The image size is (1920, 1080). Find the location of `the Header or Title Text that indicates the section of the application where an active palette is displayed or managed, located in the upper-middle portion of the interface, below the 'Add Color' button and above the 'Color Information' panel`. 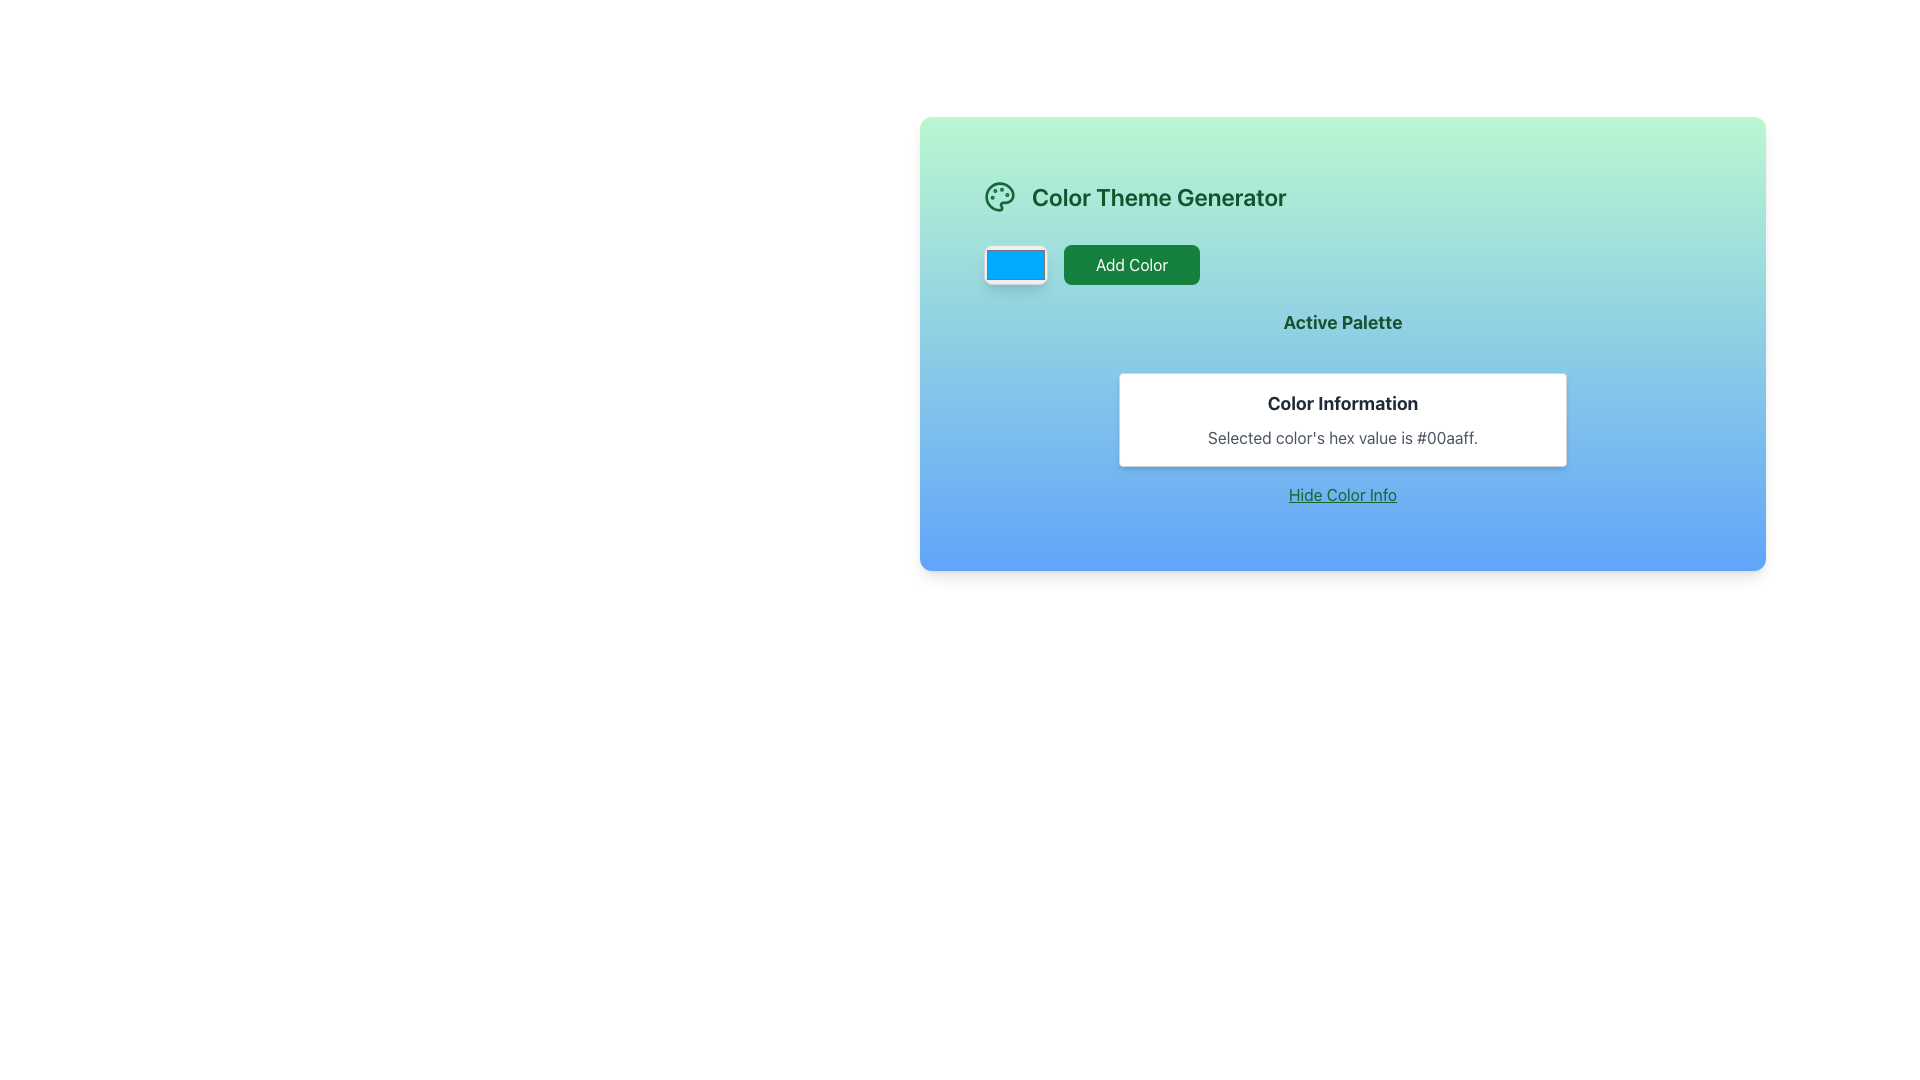

the Header or Title Text that indicates the section of the application where an active palette is displayed or managed, located in the upper-middle portion of the interface, below the 'Add Color' button and above the 'Color Information' panel is located at coordinates (1343, 322).